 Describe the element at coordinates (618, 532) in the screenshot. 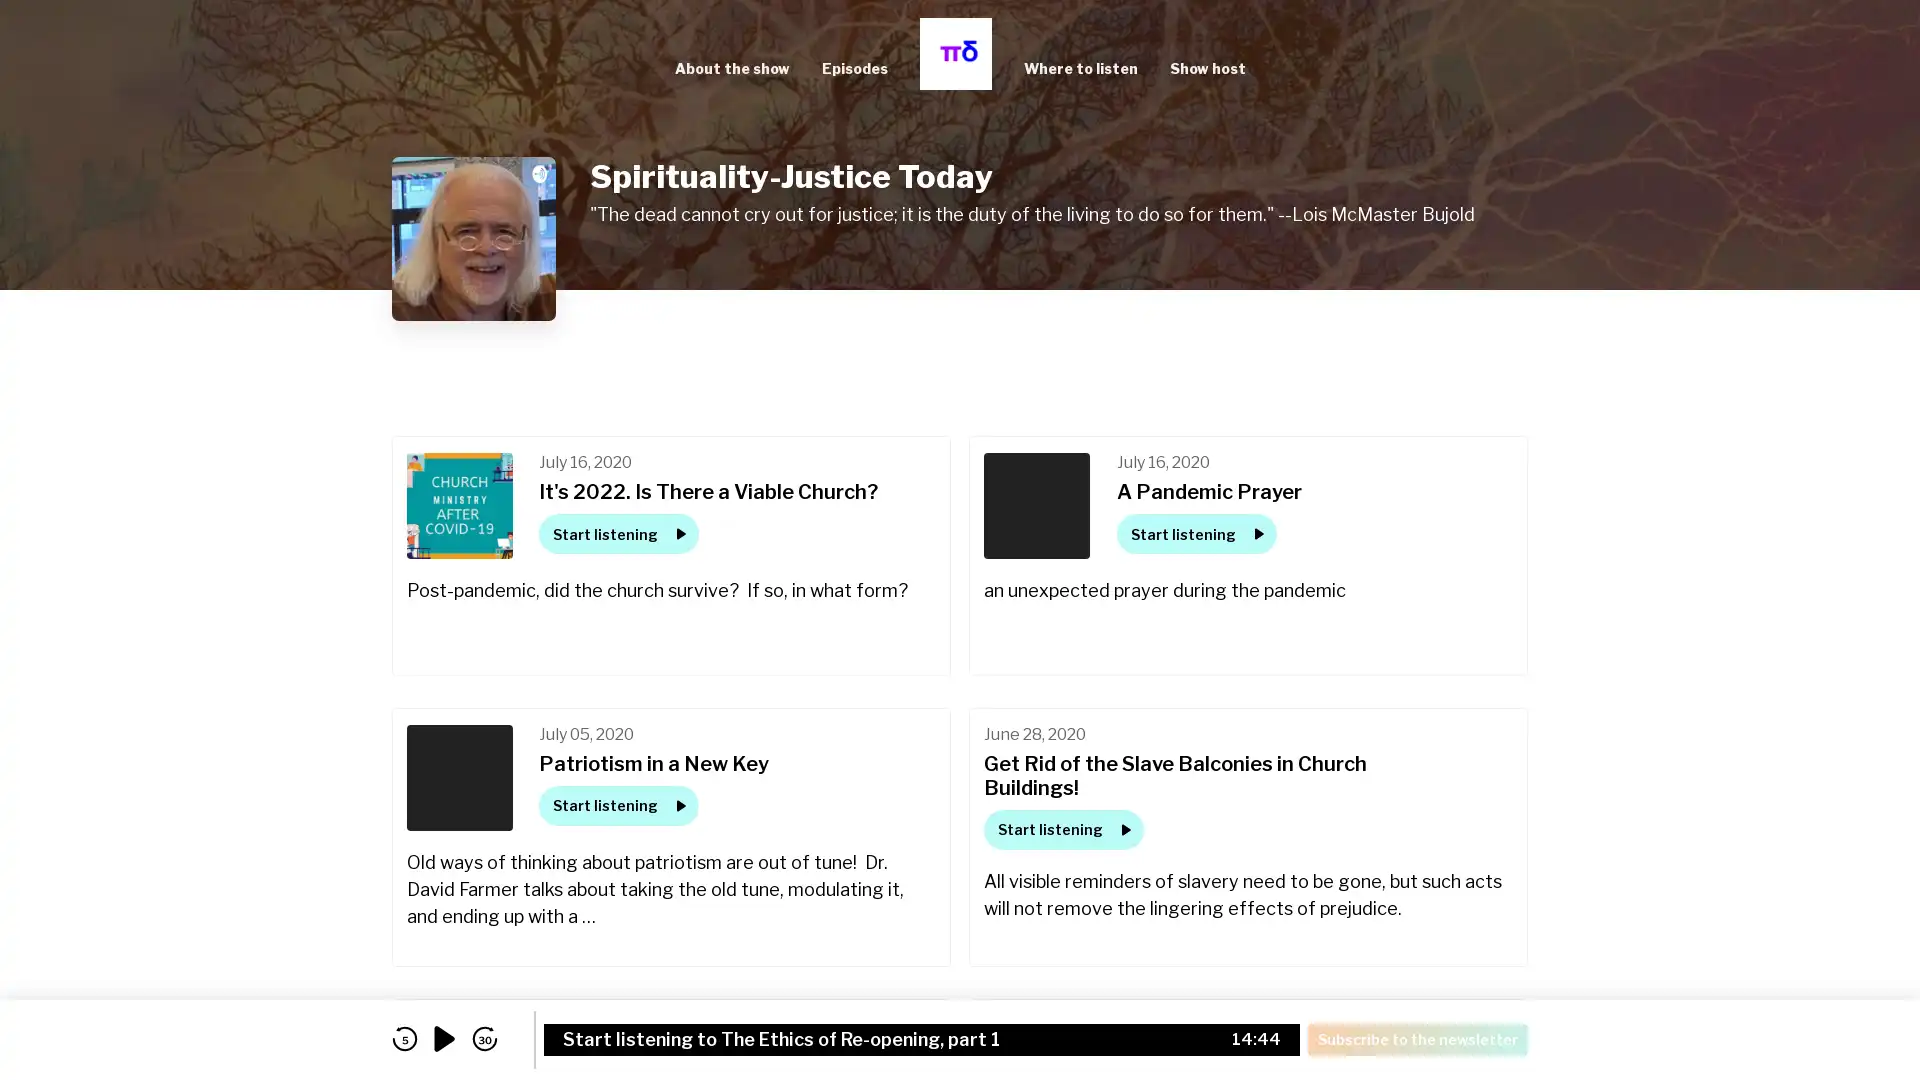

I see `Start listening` at that location.